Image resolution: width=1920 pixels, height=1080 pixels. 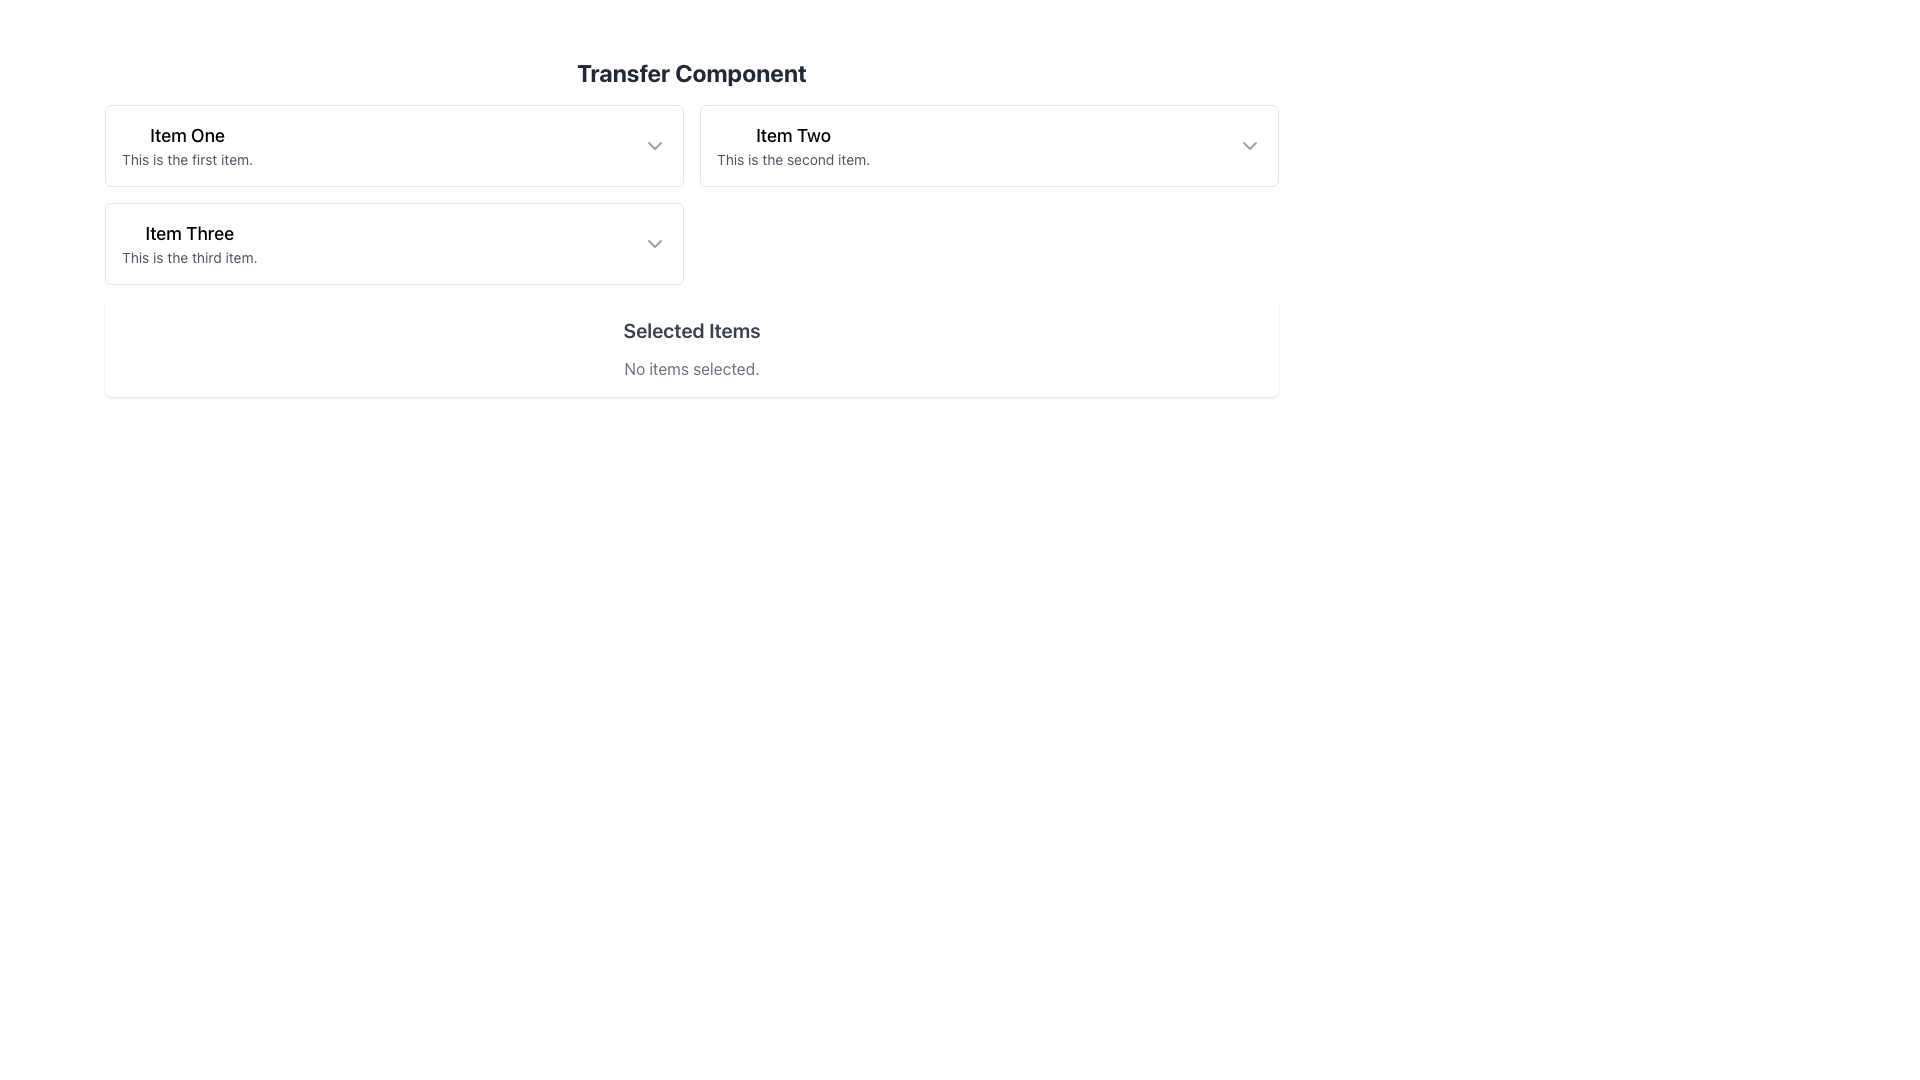 I want to click on the descriptive text label for 'Item One', which is positioned below its bold title and serves as supplementary information, so click(x=187, y=158).